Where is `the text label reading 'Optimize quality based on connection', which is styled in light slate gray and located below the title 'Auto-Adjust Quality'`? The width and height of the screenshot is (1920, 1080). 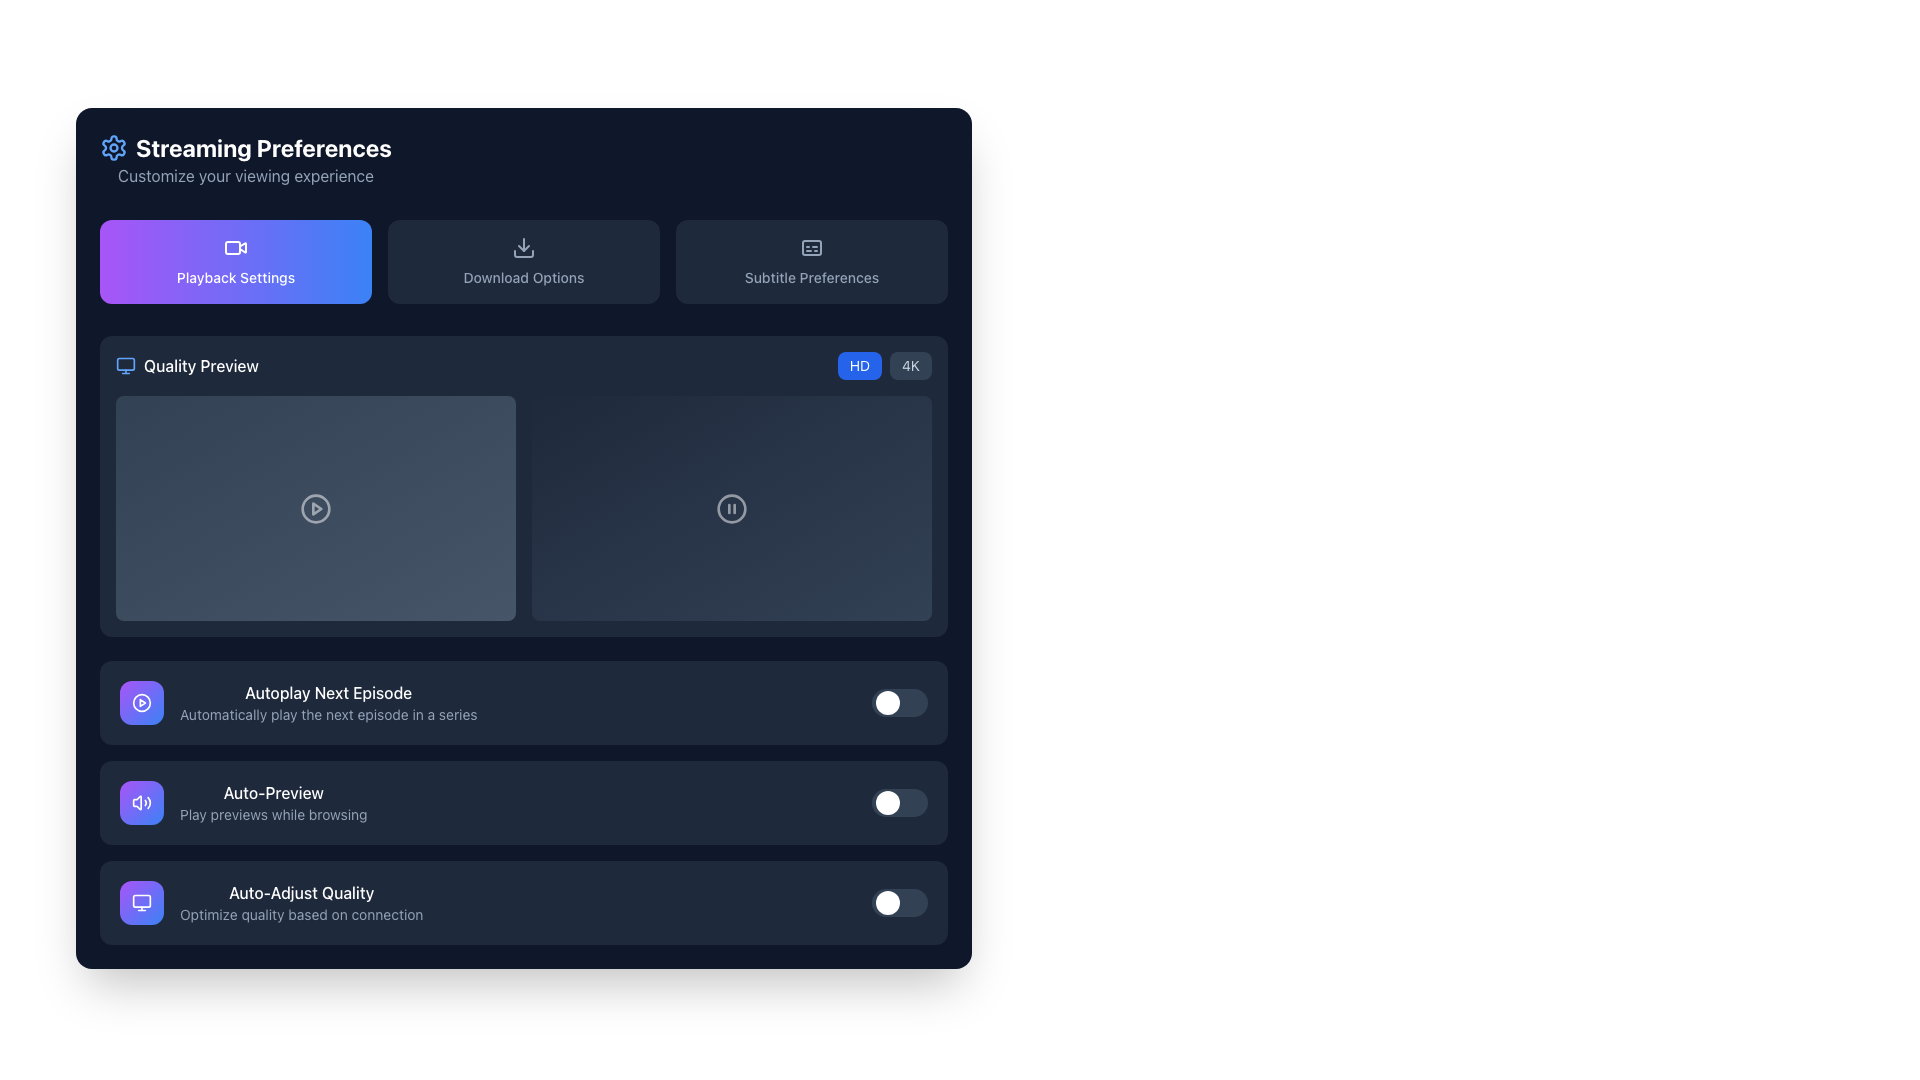 the text label reading 'Optimize quality based on connection', which is styled in light slate gray and located below the title 'Auto-Adjust Quality' is located at coordinates (300, 914).